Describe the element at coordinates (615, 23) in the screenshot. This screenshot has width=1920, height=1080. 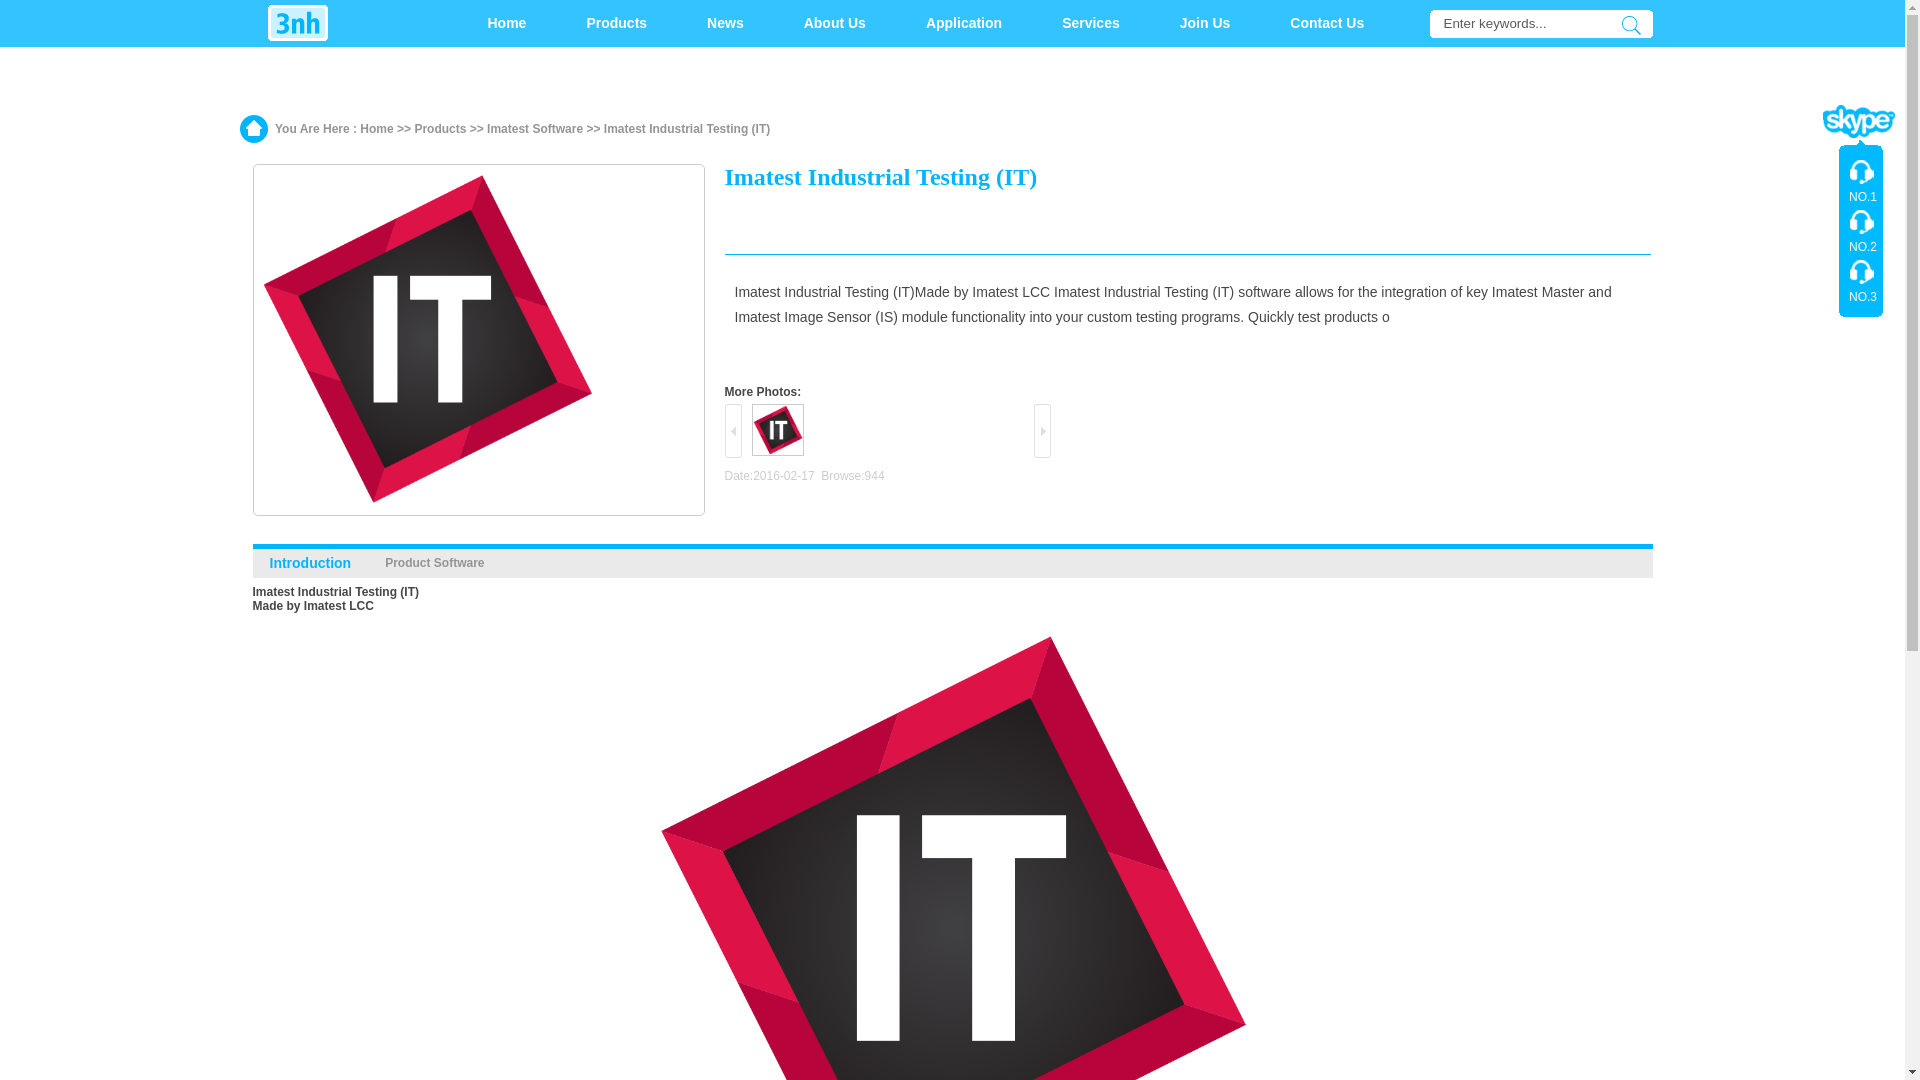
I see `'Products'` at that location.